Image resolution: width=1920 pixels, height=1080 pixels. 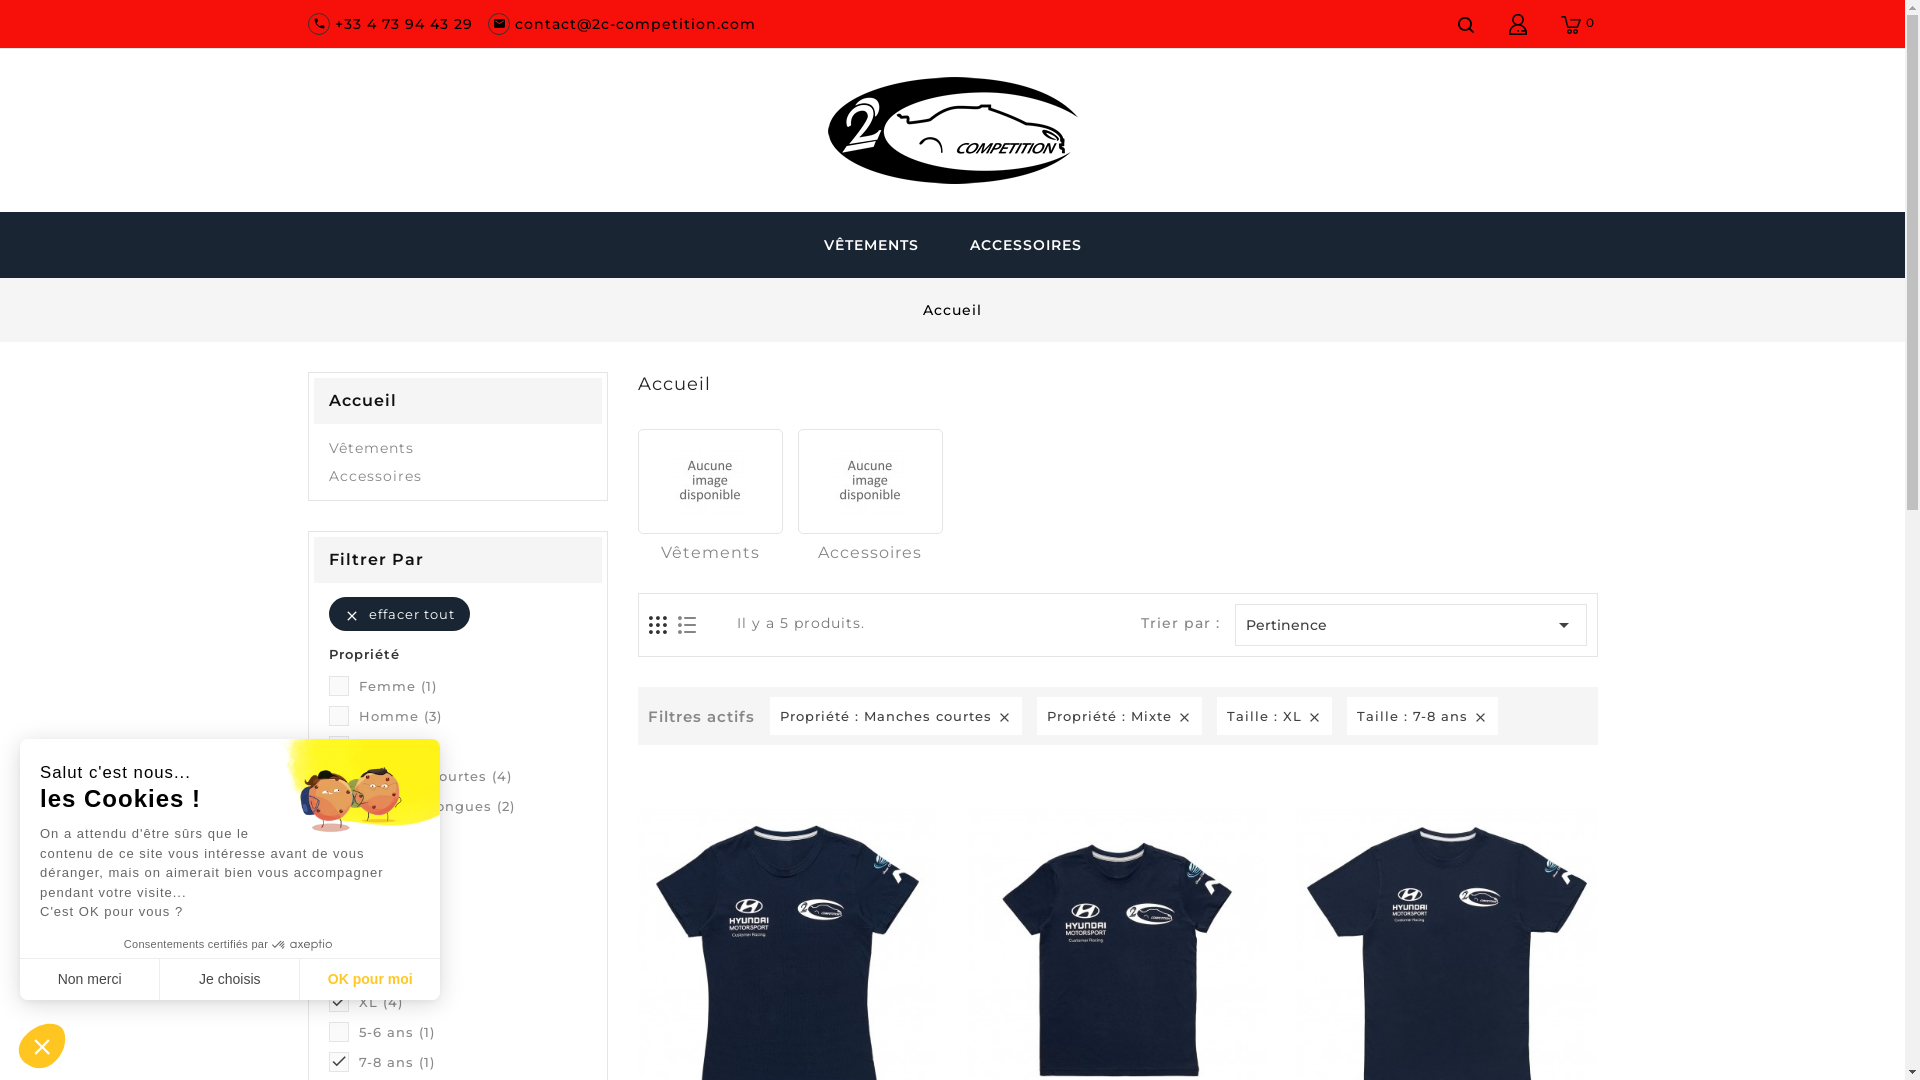 I want to click on 'Accessoires', so click(x=796, y=481).